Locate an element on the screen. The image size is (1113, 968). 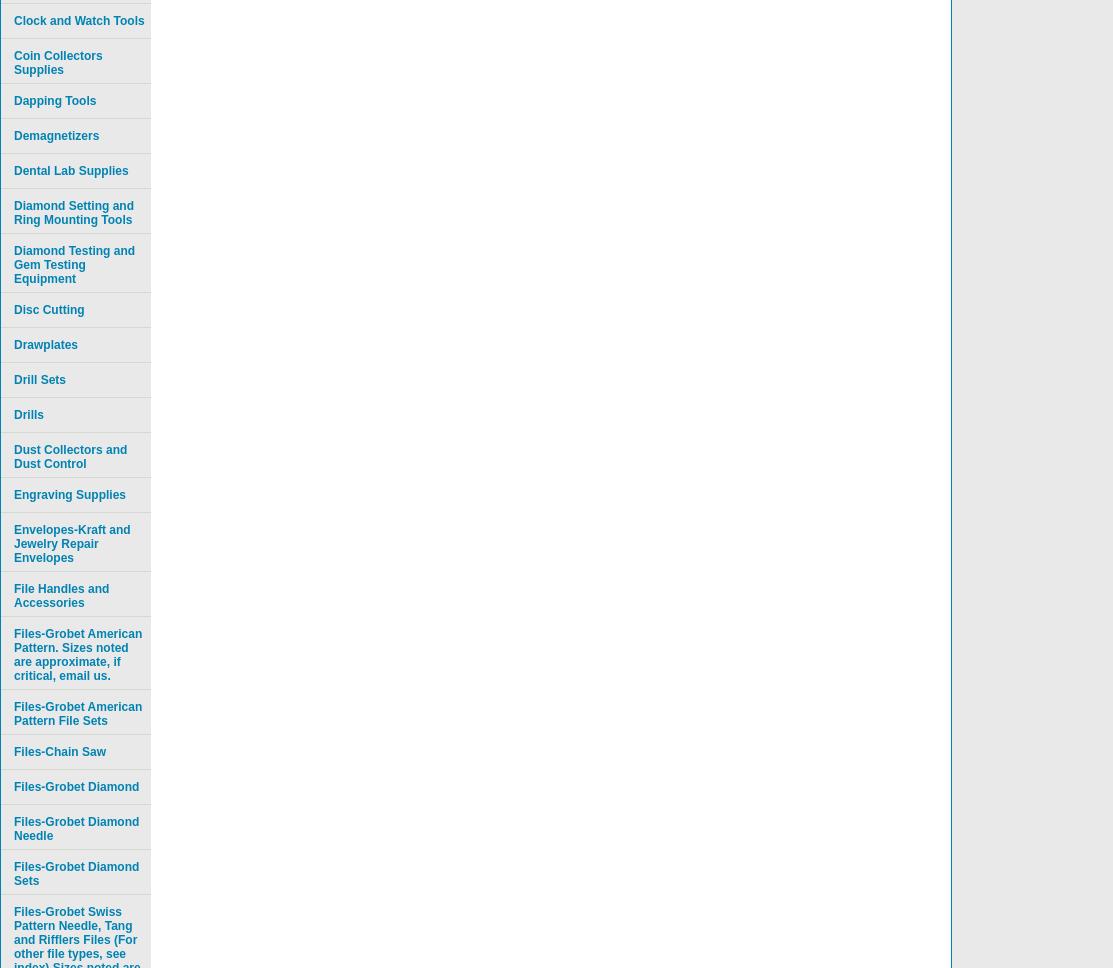
'File Handles and Accessories' is located at coordinates (61, 595).